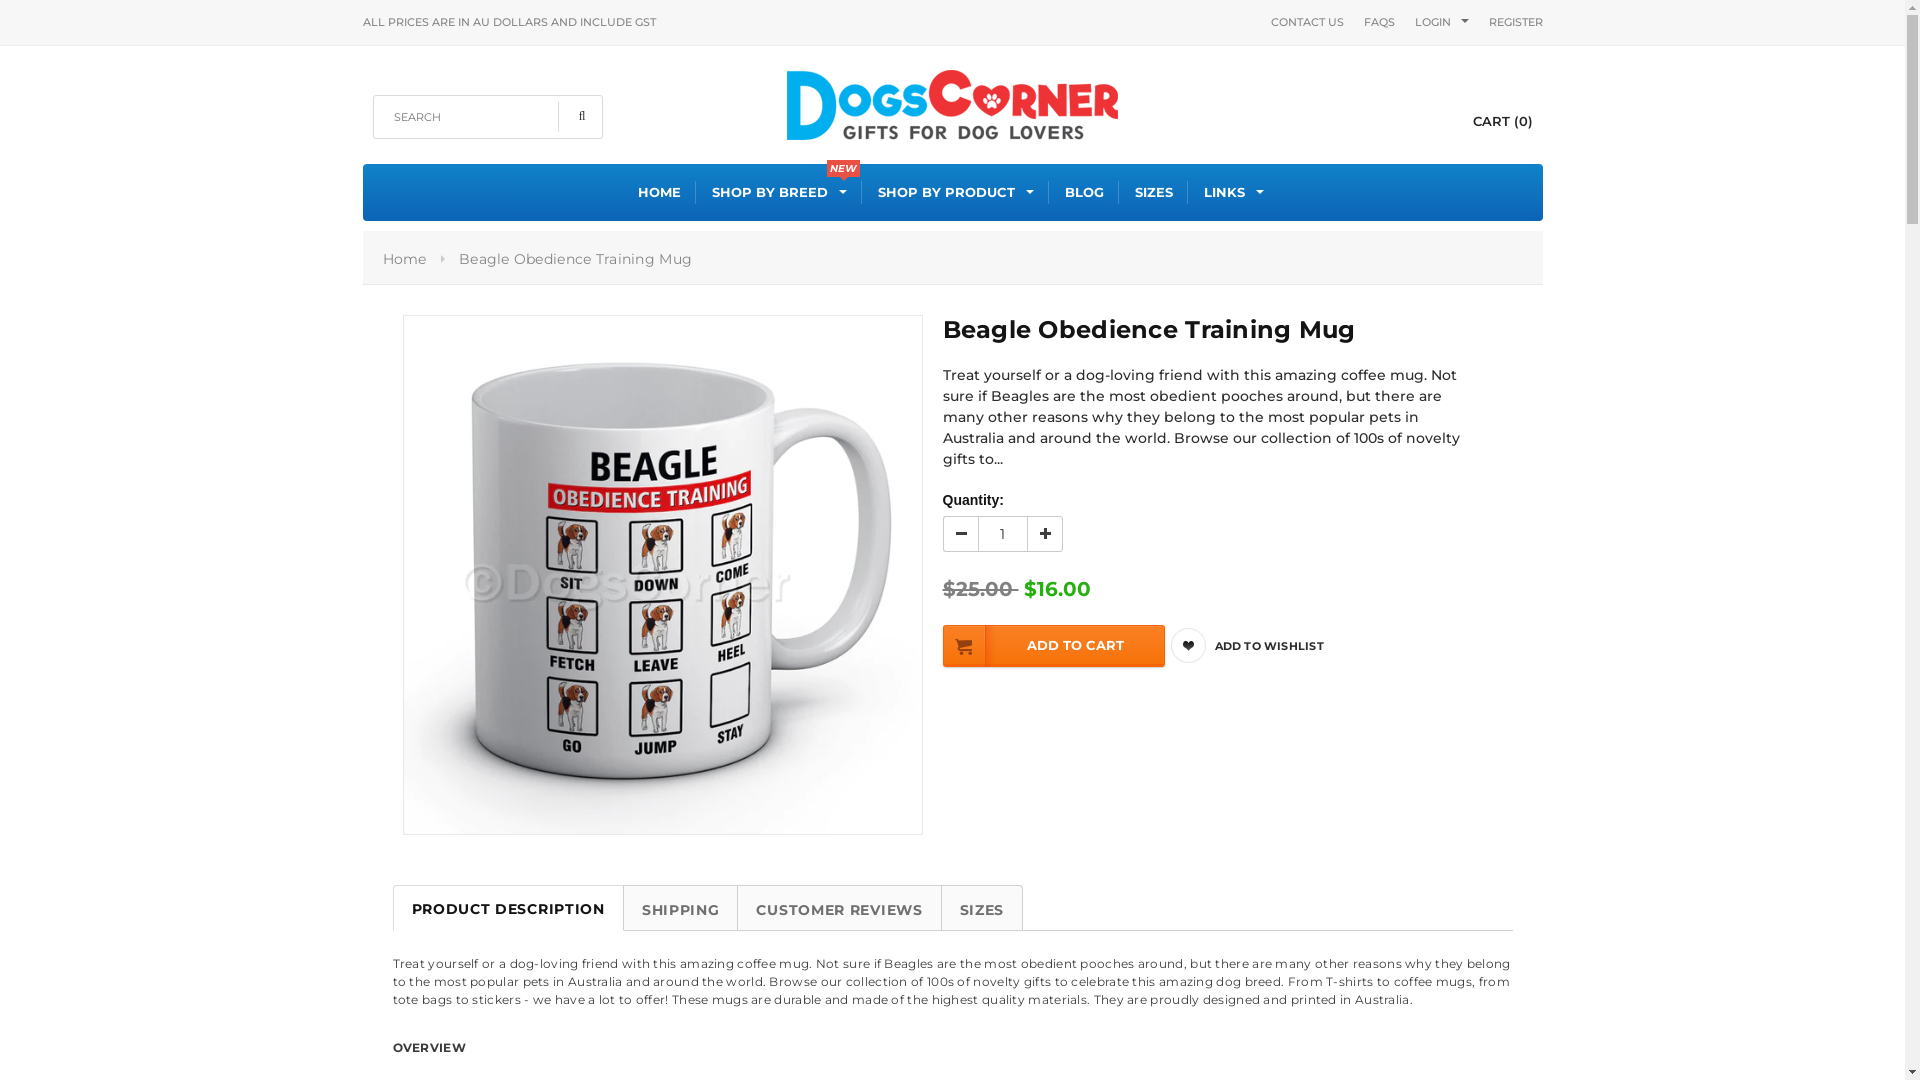 The image size is (1920, 1080). I want to click on 'Search', so click(557, 116).